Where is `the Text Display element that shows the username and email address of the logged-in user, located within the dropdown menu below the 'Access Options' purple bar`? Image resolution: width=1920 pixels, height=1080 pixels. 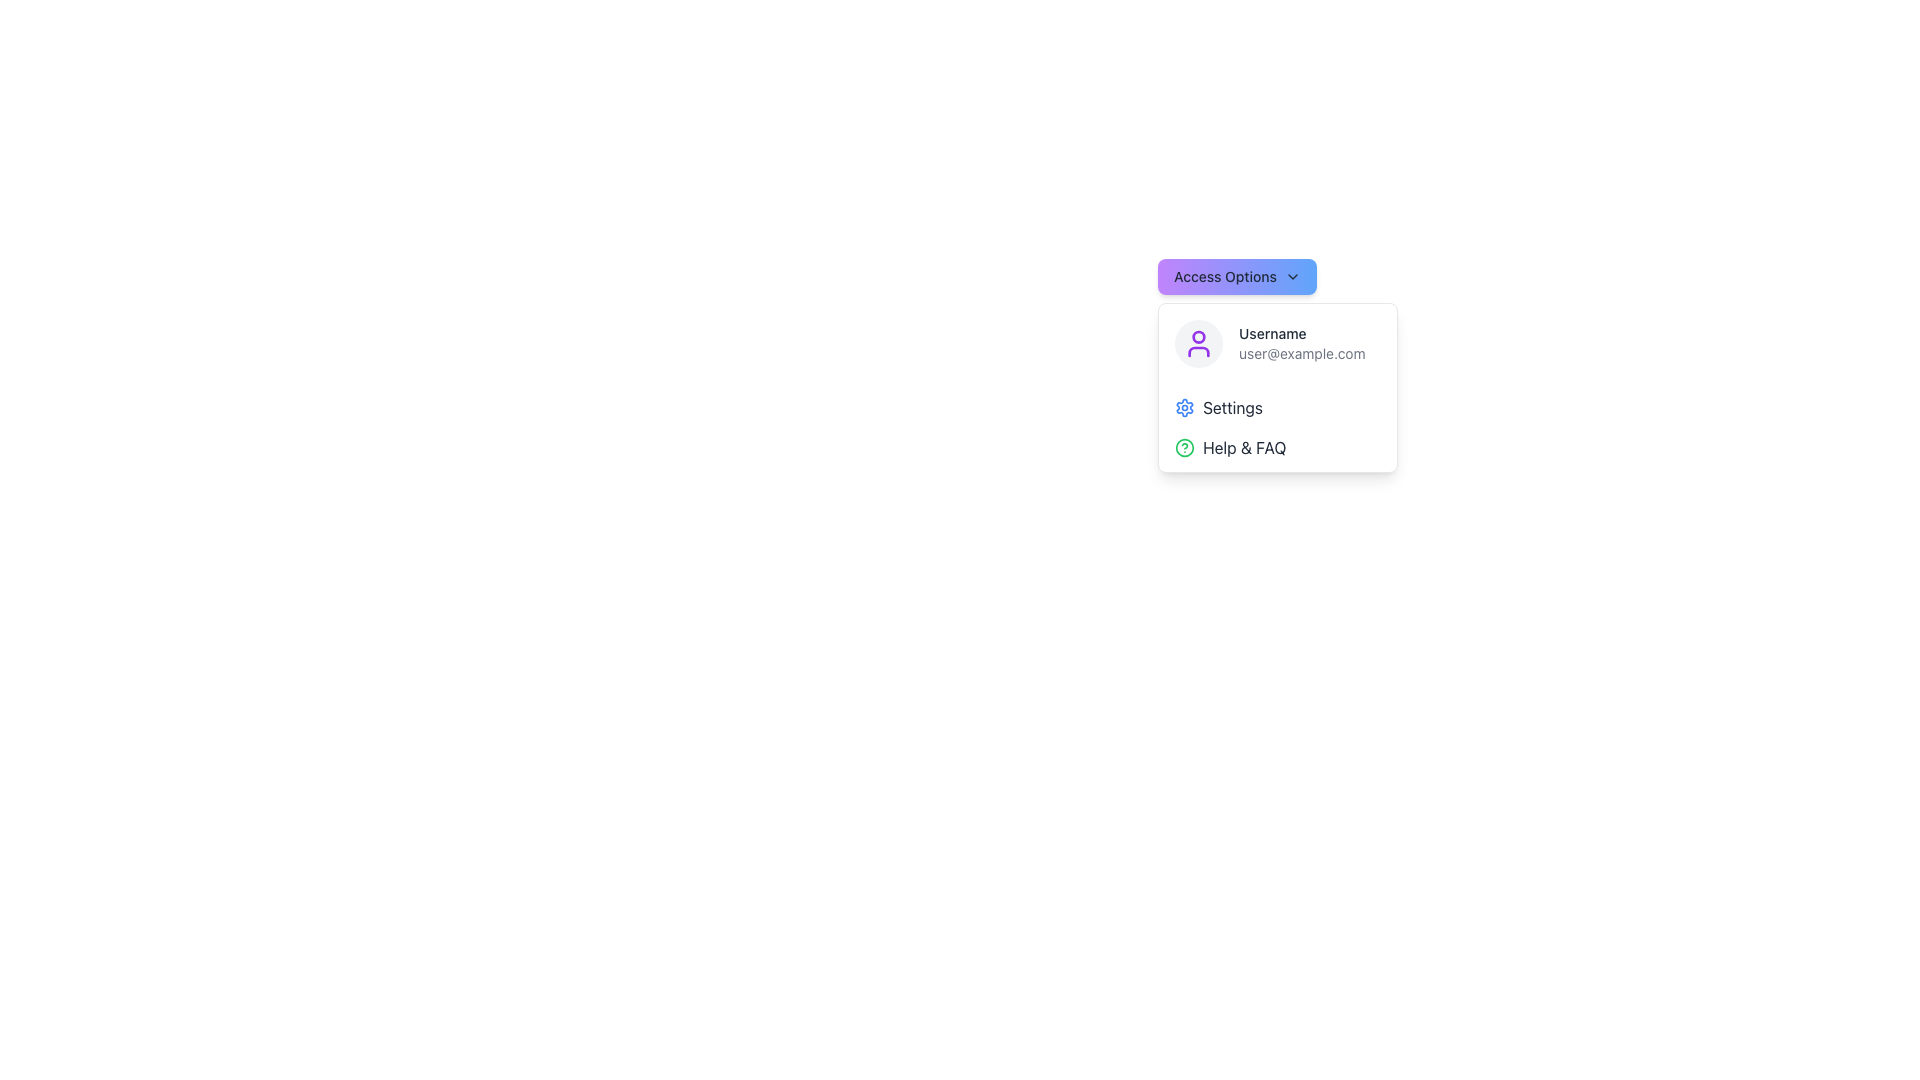 the Text Display element that shows the username and email address of the logged-in user, located within the dropdown menu below the 'Access Options' purple bar is located at coordinates (1302, 342).